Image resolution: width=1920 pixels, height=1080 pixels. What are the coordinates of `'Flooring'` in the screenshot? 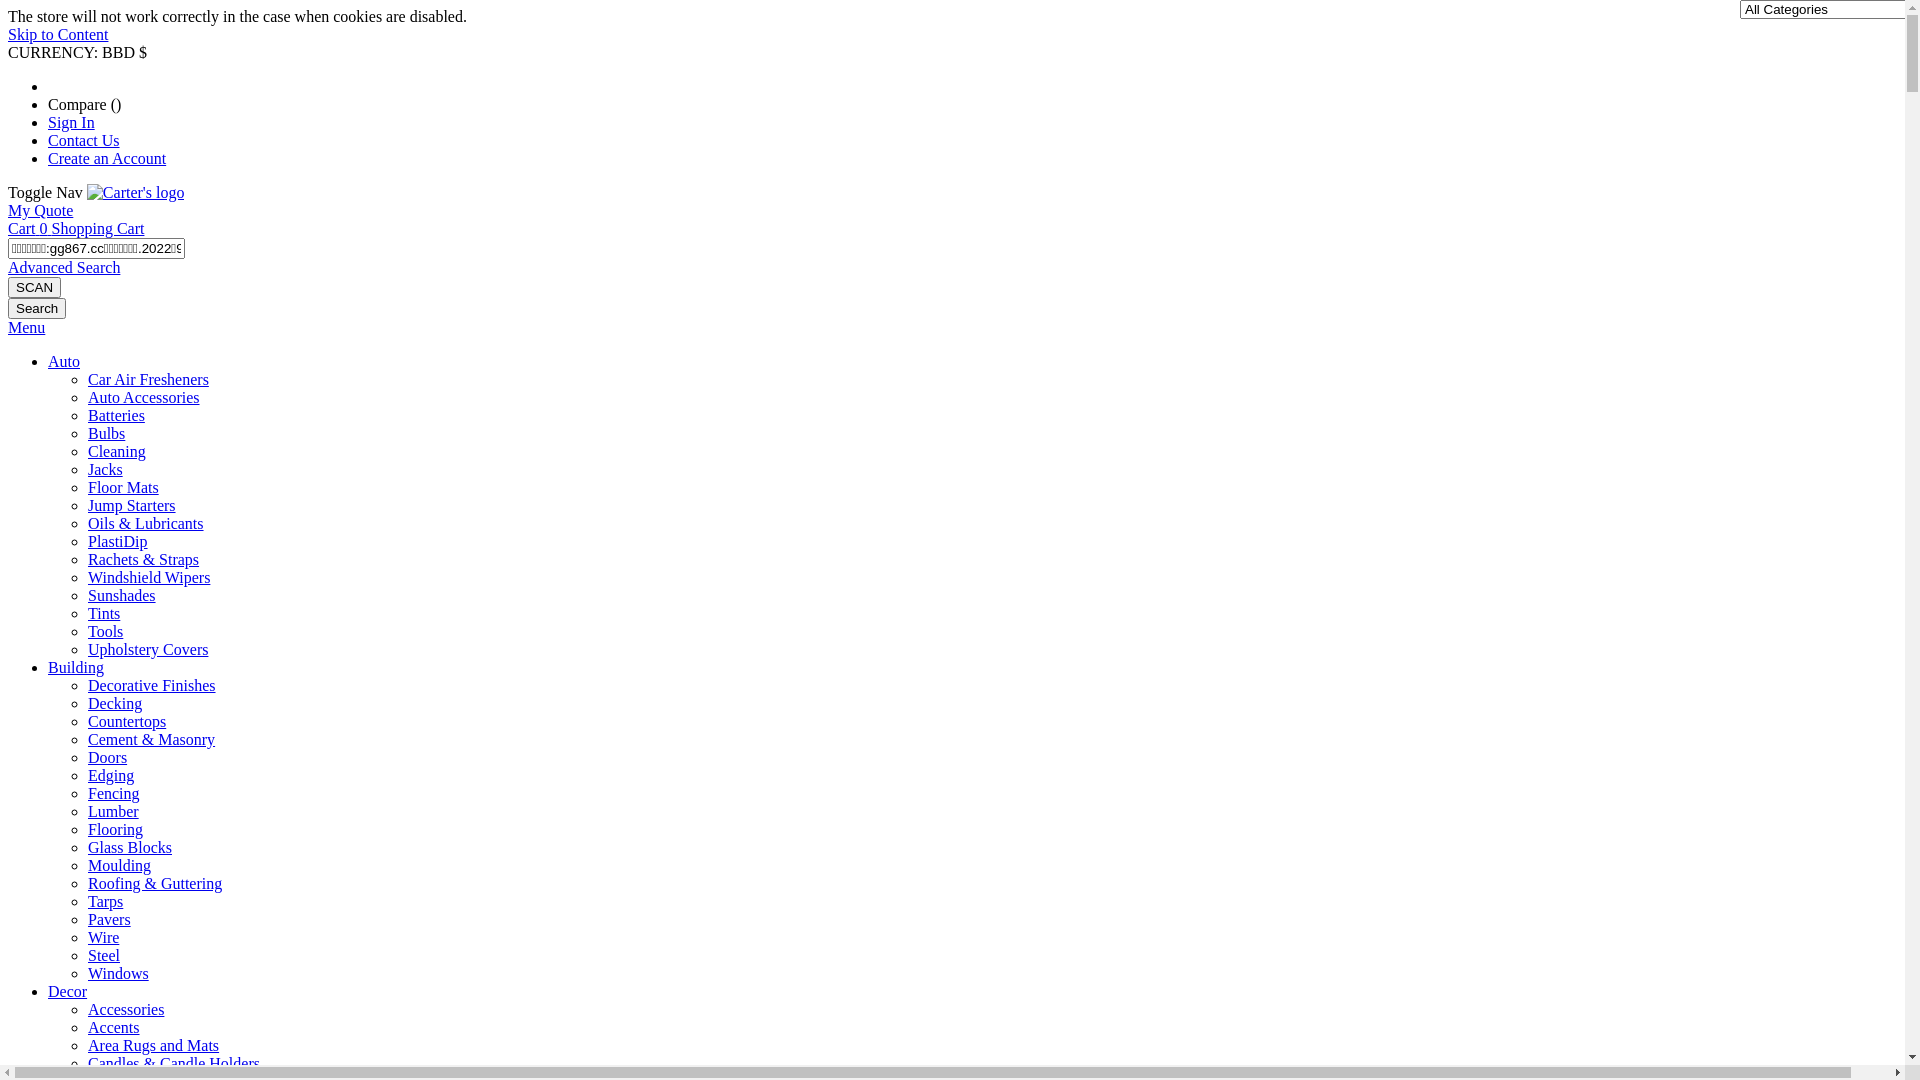 It's located at (86, 829).